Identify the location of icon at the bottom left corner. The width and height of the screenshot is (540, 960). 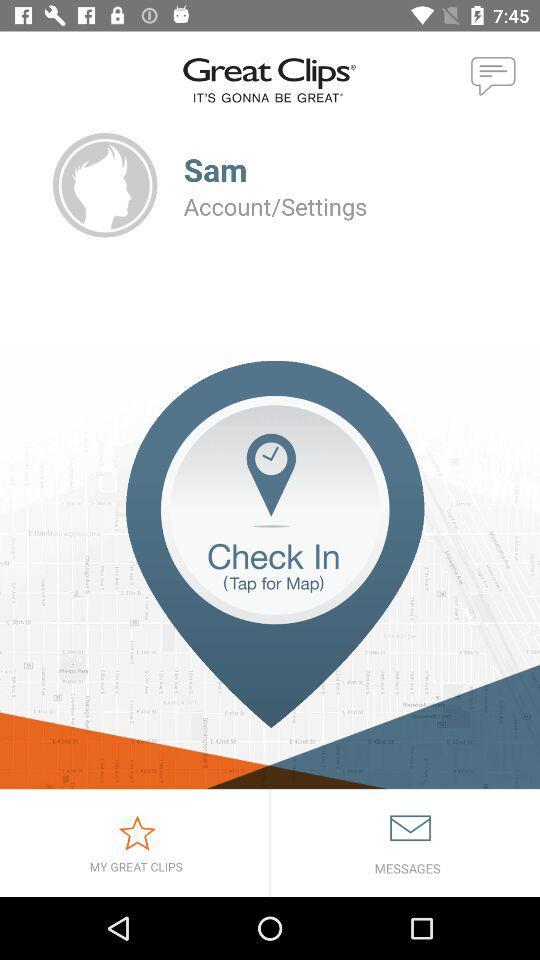
(134, 842).